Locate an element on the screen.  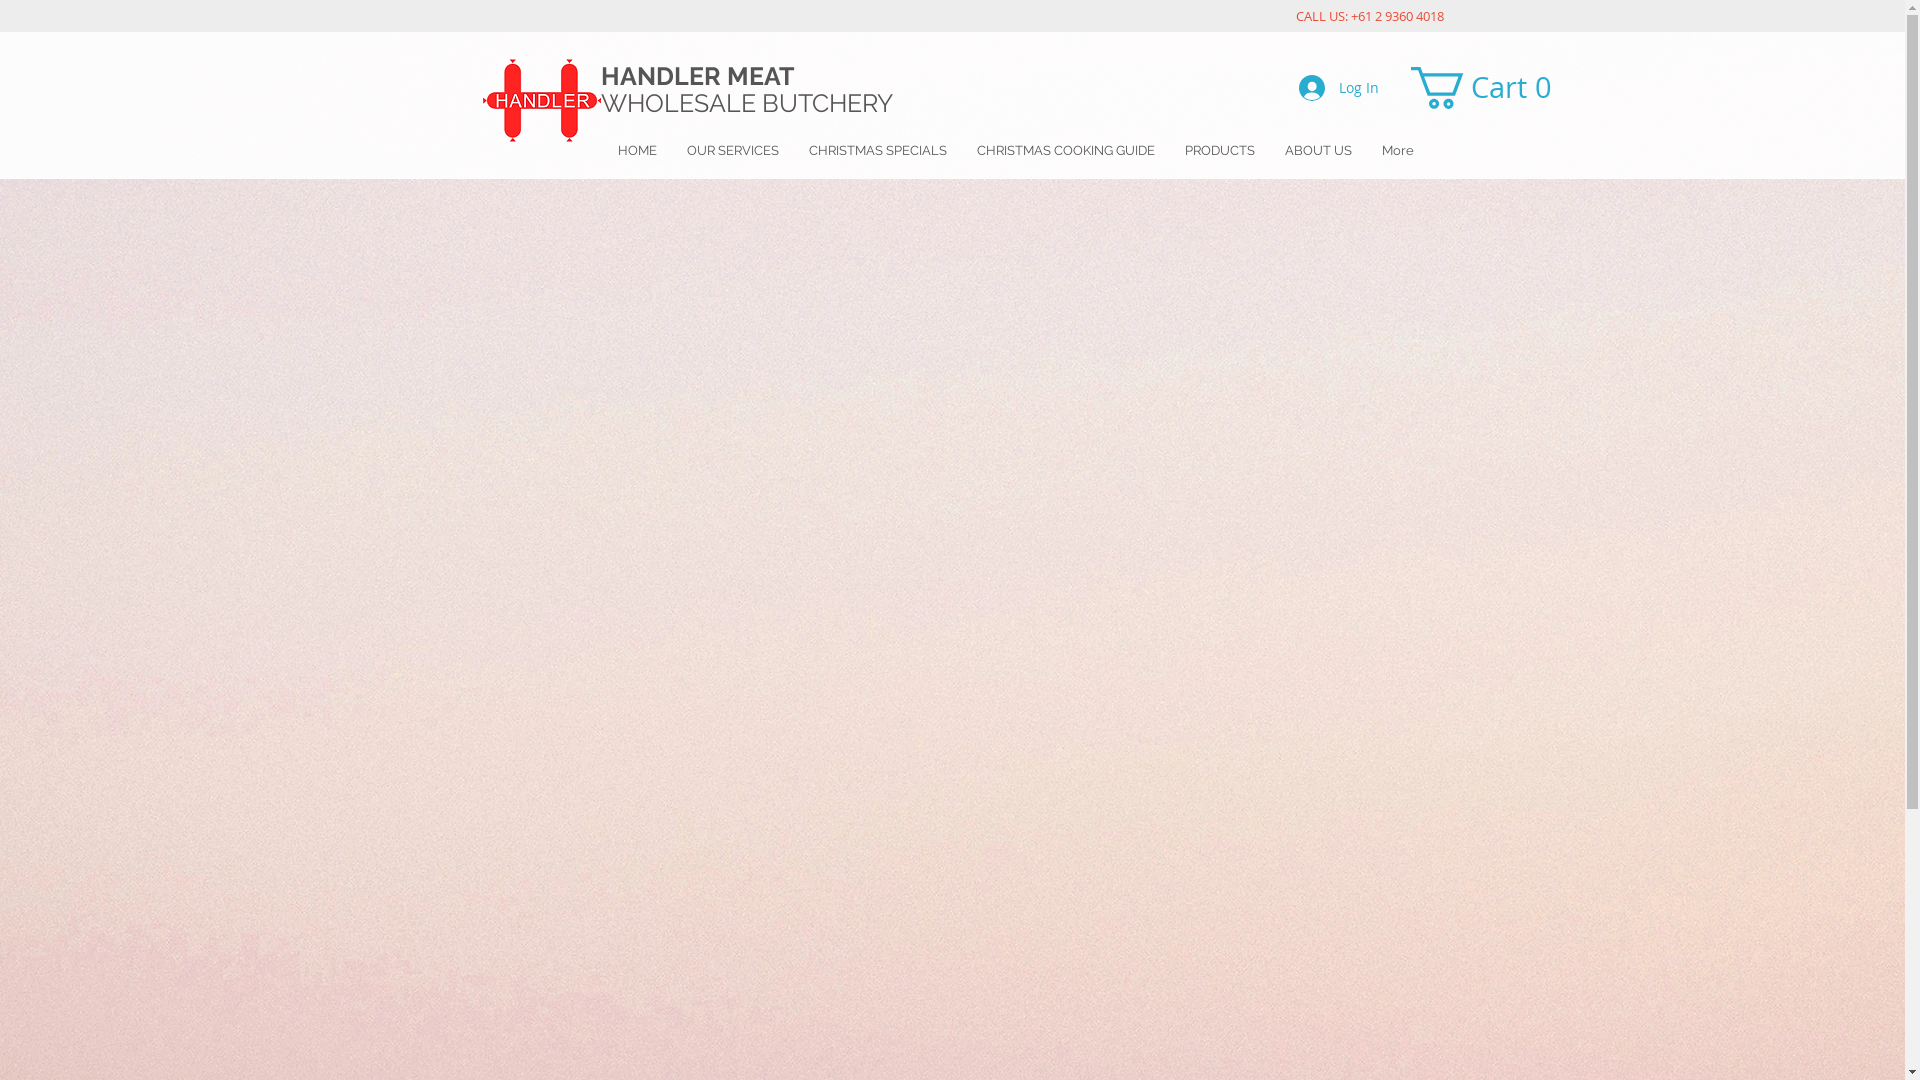
'Cart is located at coordinates (1488, 87).